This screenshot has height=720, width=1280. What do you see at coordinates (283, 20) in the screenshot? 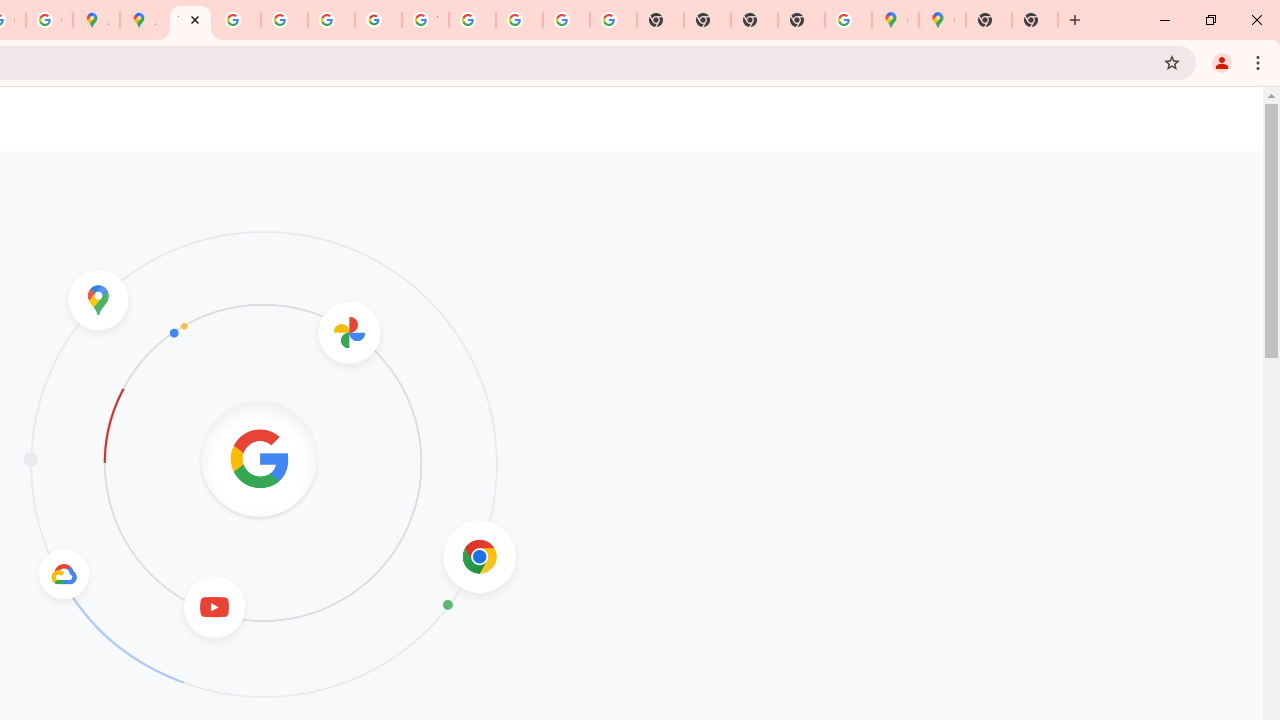
I see `'Privacy Help Center - Policies Help'` at bounding box center [283, 20].